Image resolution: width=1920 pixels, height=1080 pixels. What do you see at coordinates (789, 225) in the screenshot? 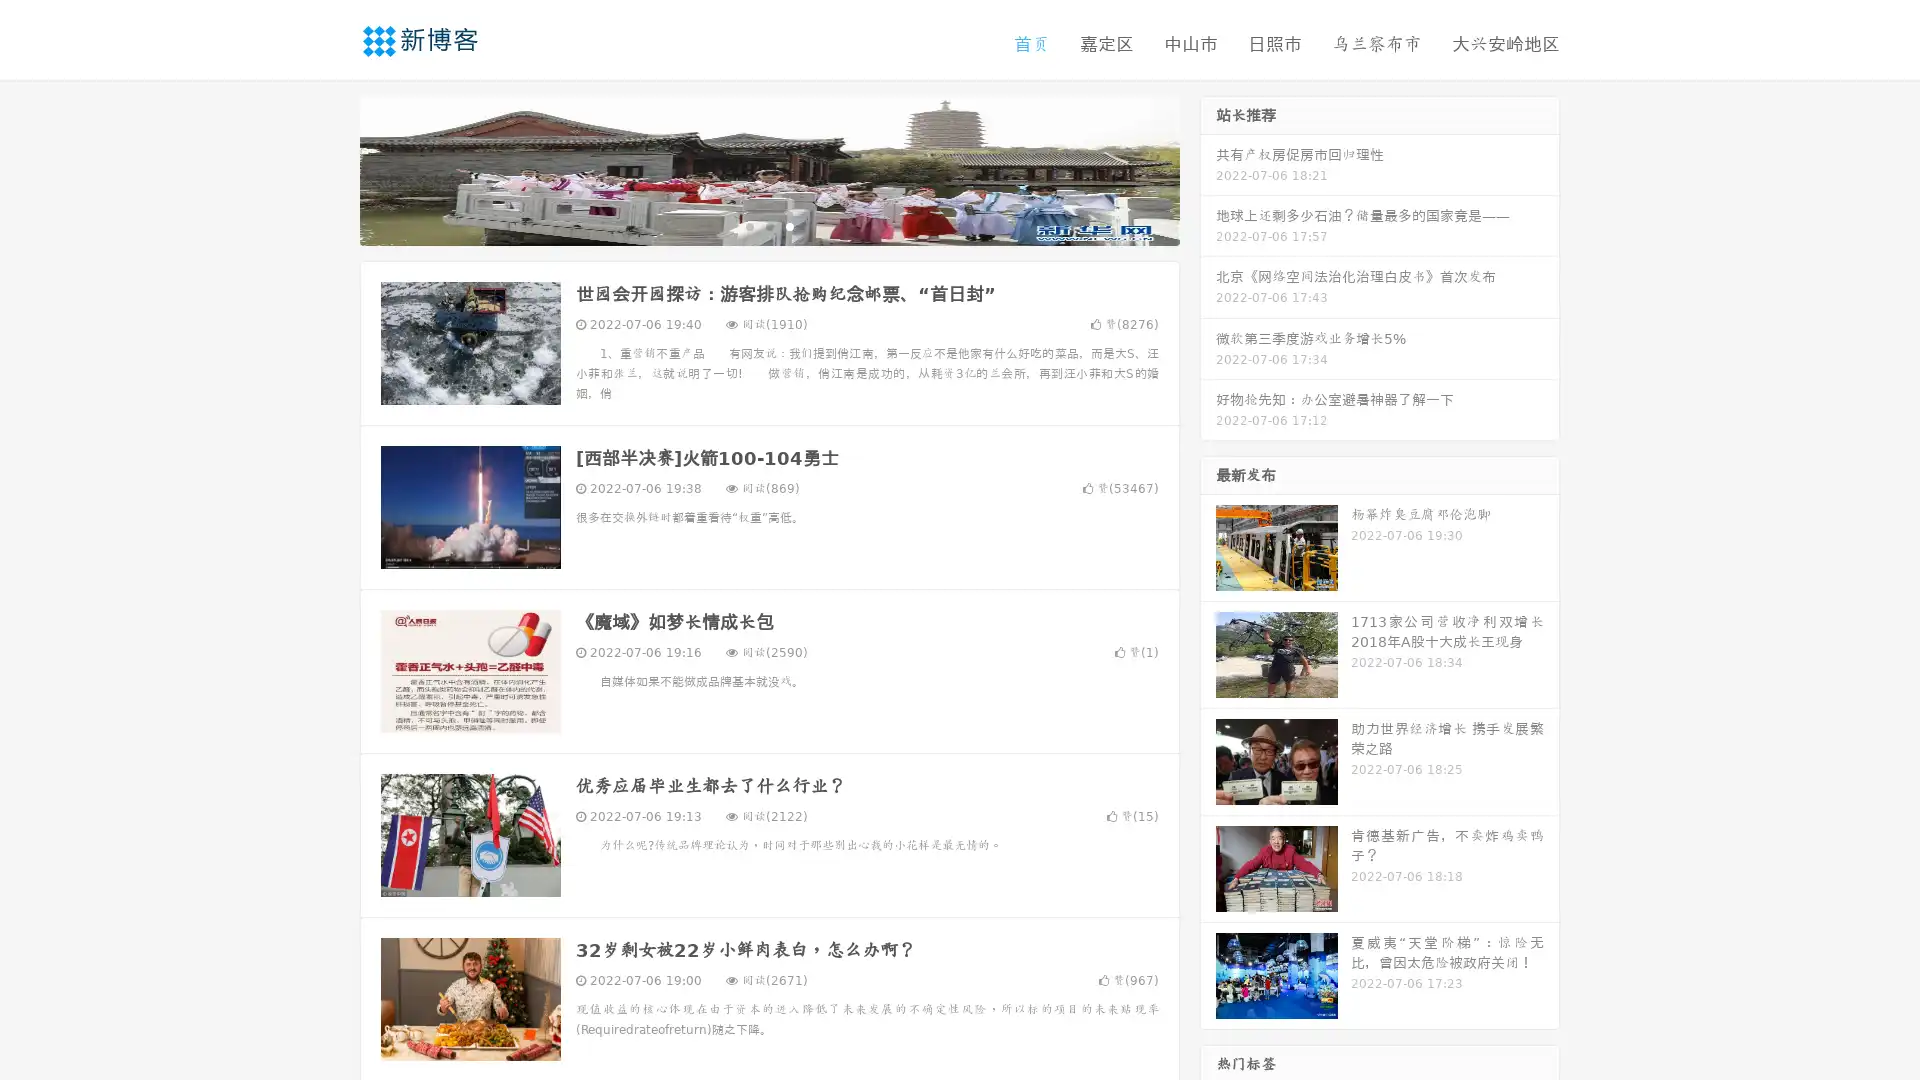
I see `Go to slide 3` at bounding box center [789, 225].